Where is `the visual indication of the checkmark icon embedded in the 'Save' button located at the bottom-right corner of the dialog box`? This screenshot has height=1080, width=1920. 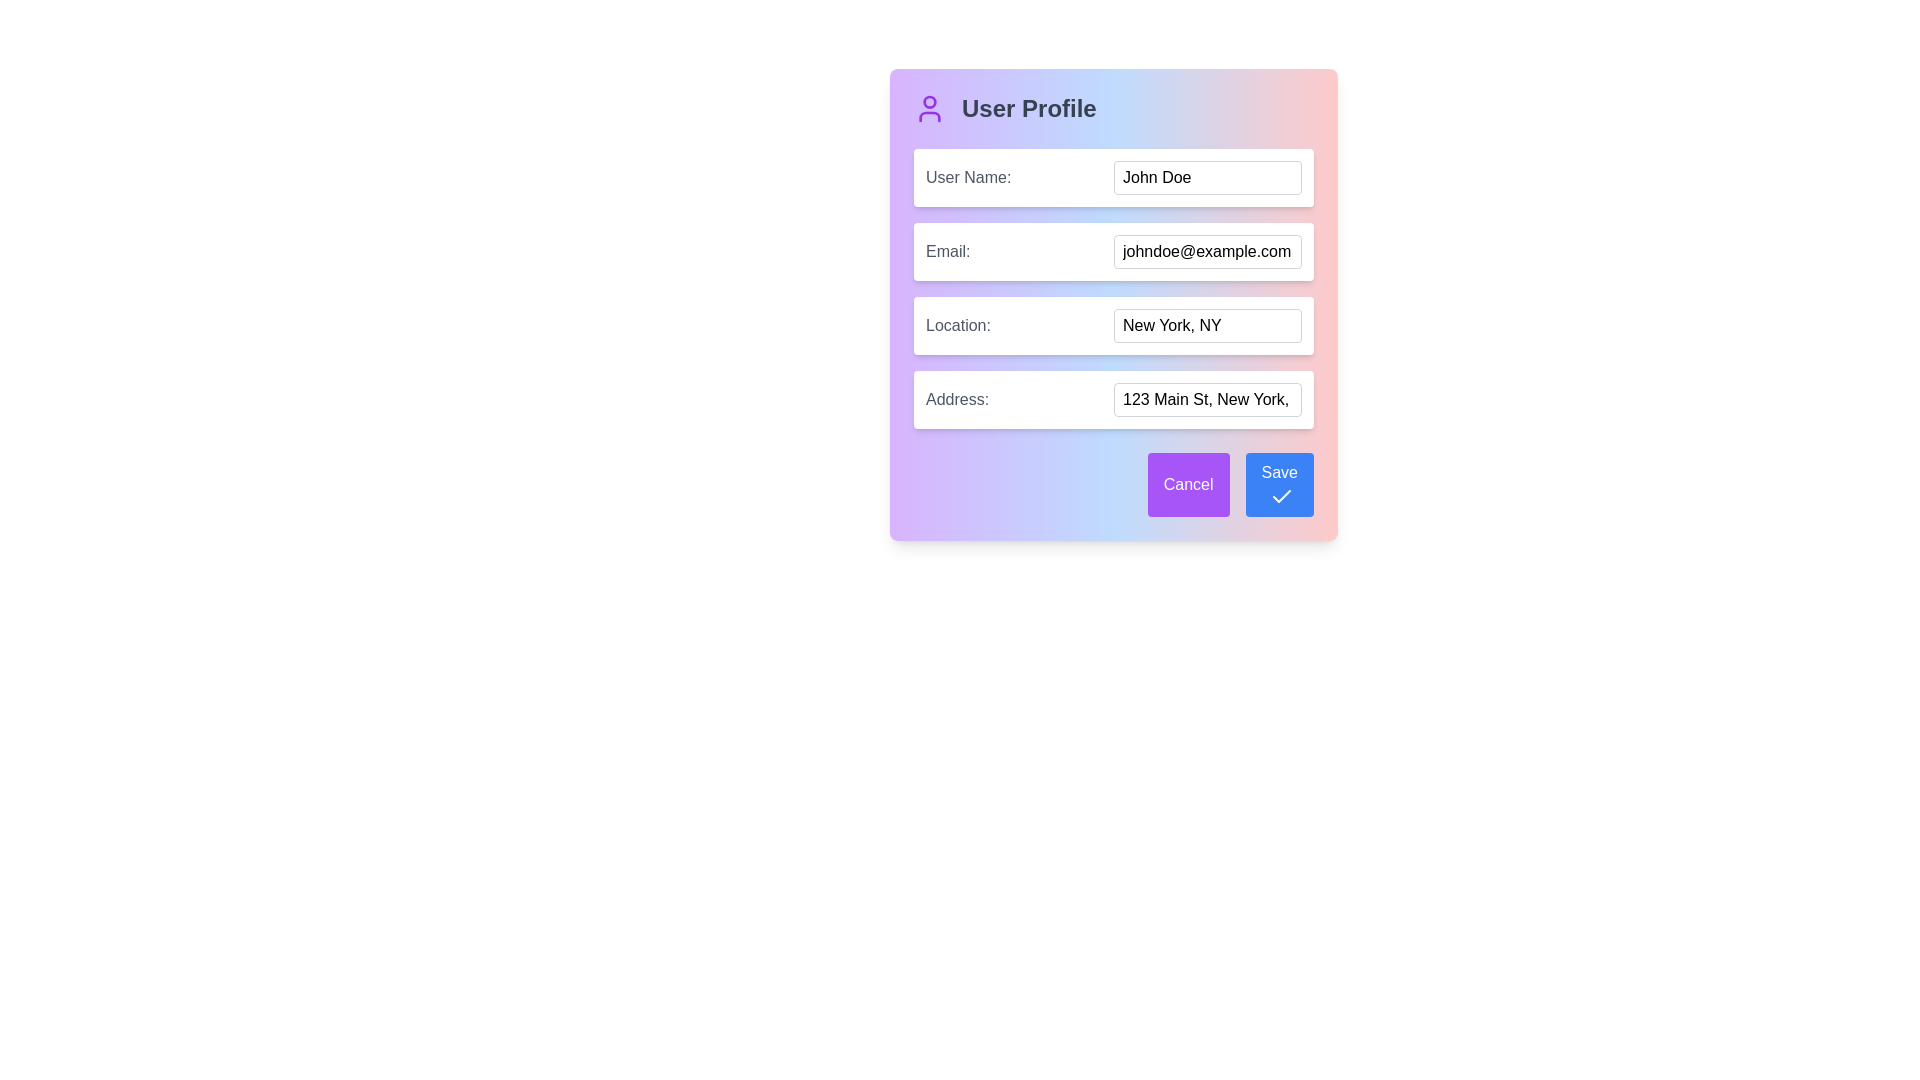
the visual indication of the checkmark icon embedded in the 'Save' button located at the bottom-right corner of the dialog box is located at coordinates (1281, 495).